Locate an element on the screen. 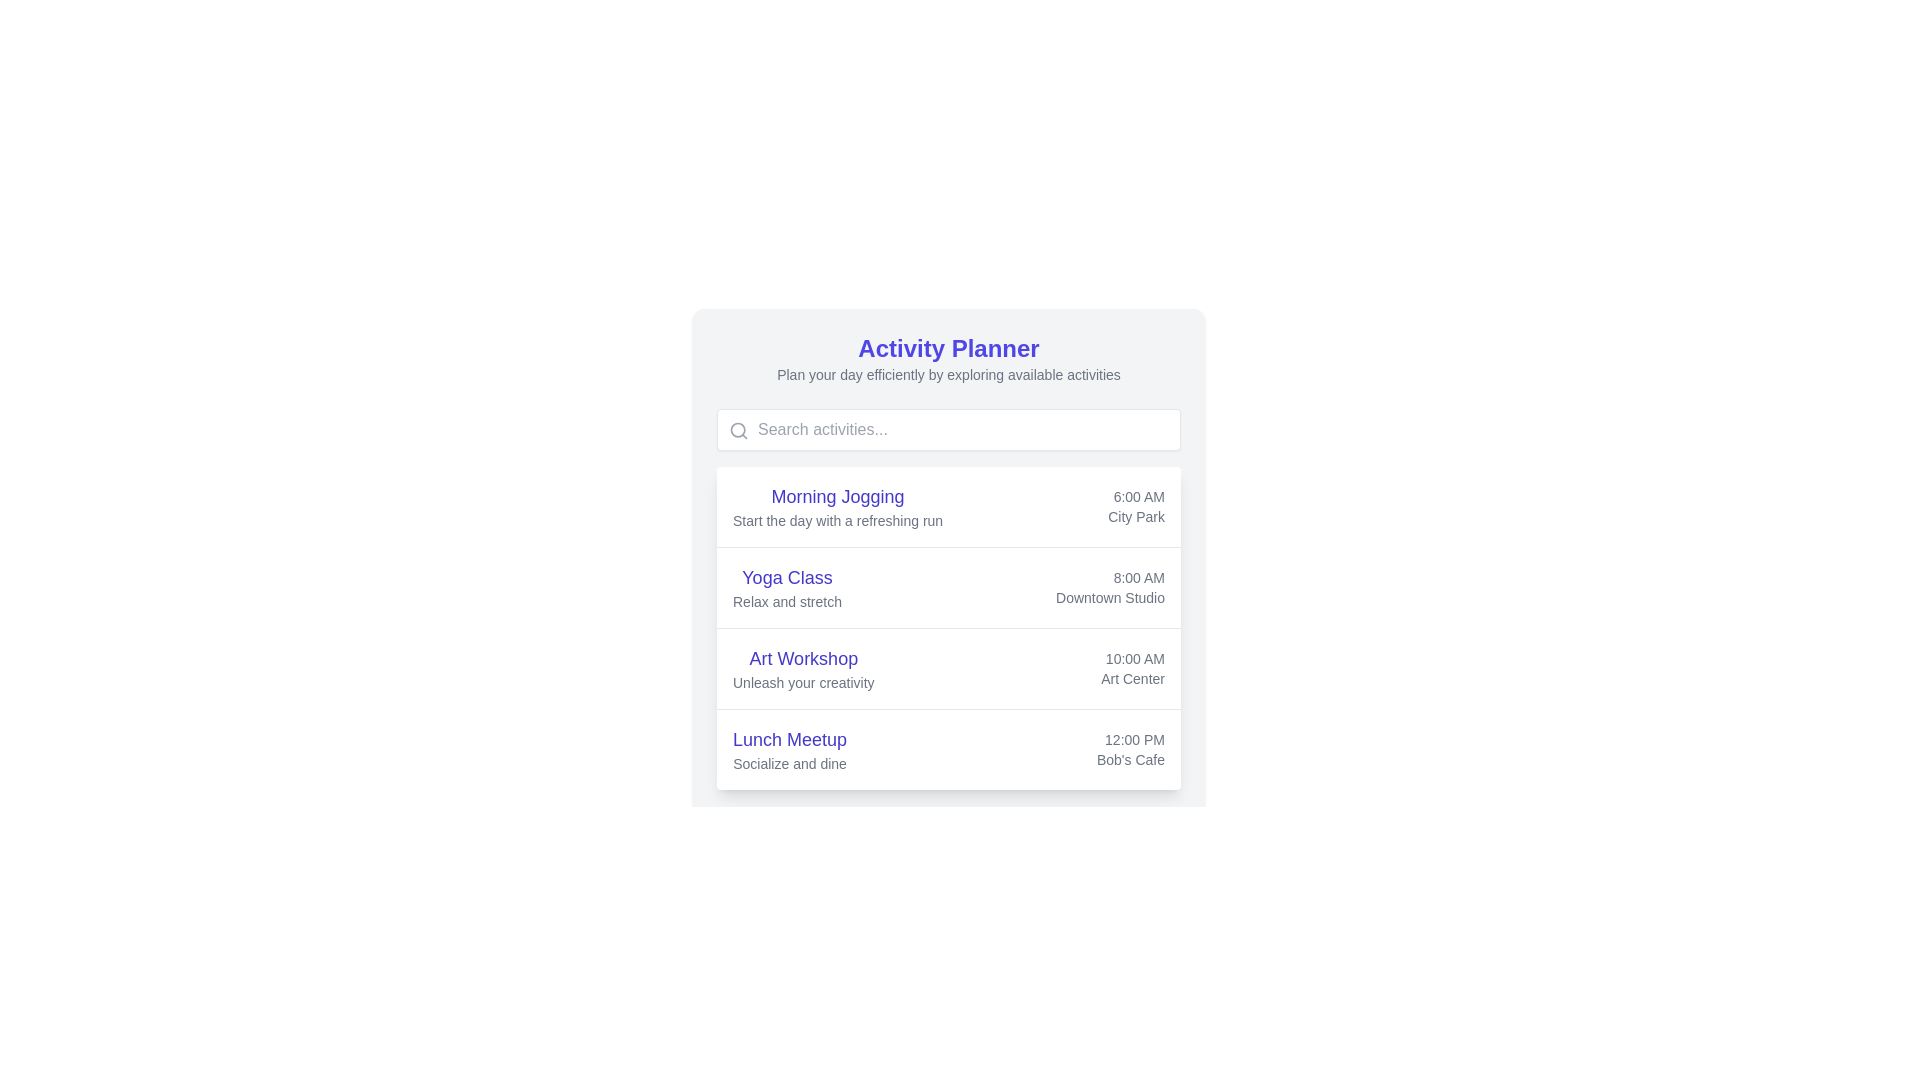 Image resolution: width=1920 pixels, height=1080 pixels. the List item titled 'Morning Jogging' is located at coordinates (948, 505).